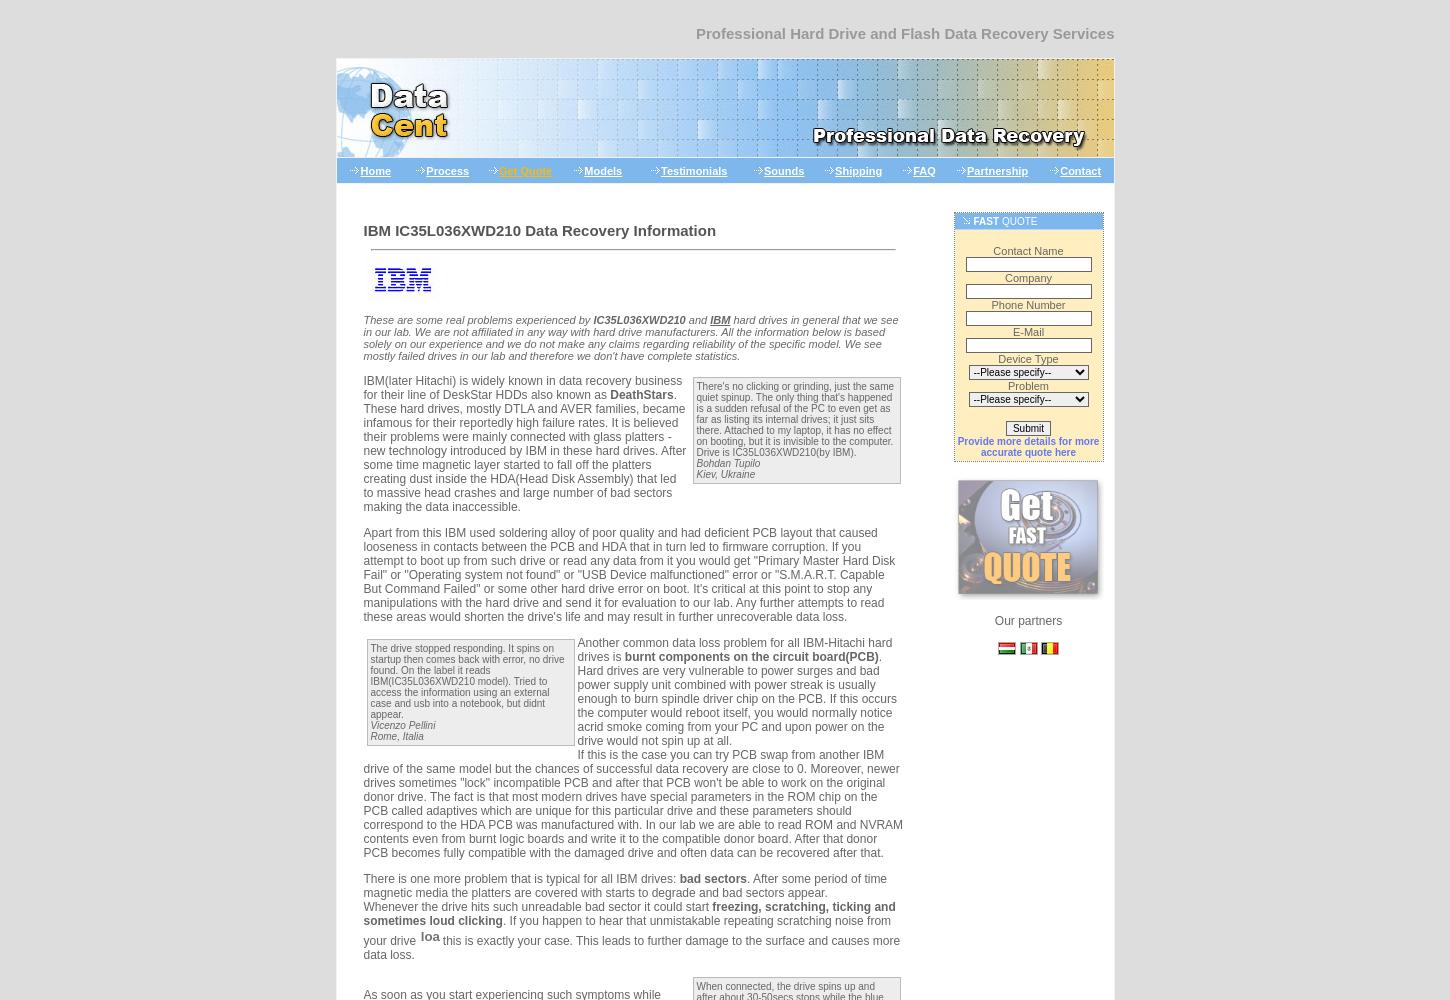 This screenshot has height=1000, width=1450. Describe the element at coordinates (362, 947) in the screenshot. I see `'this is exactly your case. This leads to further damage to the surface and causes more data loss.'` at that location.